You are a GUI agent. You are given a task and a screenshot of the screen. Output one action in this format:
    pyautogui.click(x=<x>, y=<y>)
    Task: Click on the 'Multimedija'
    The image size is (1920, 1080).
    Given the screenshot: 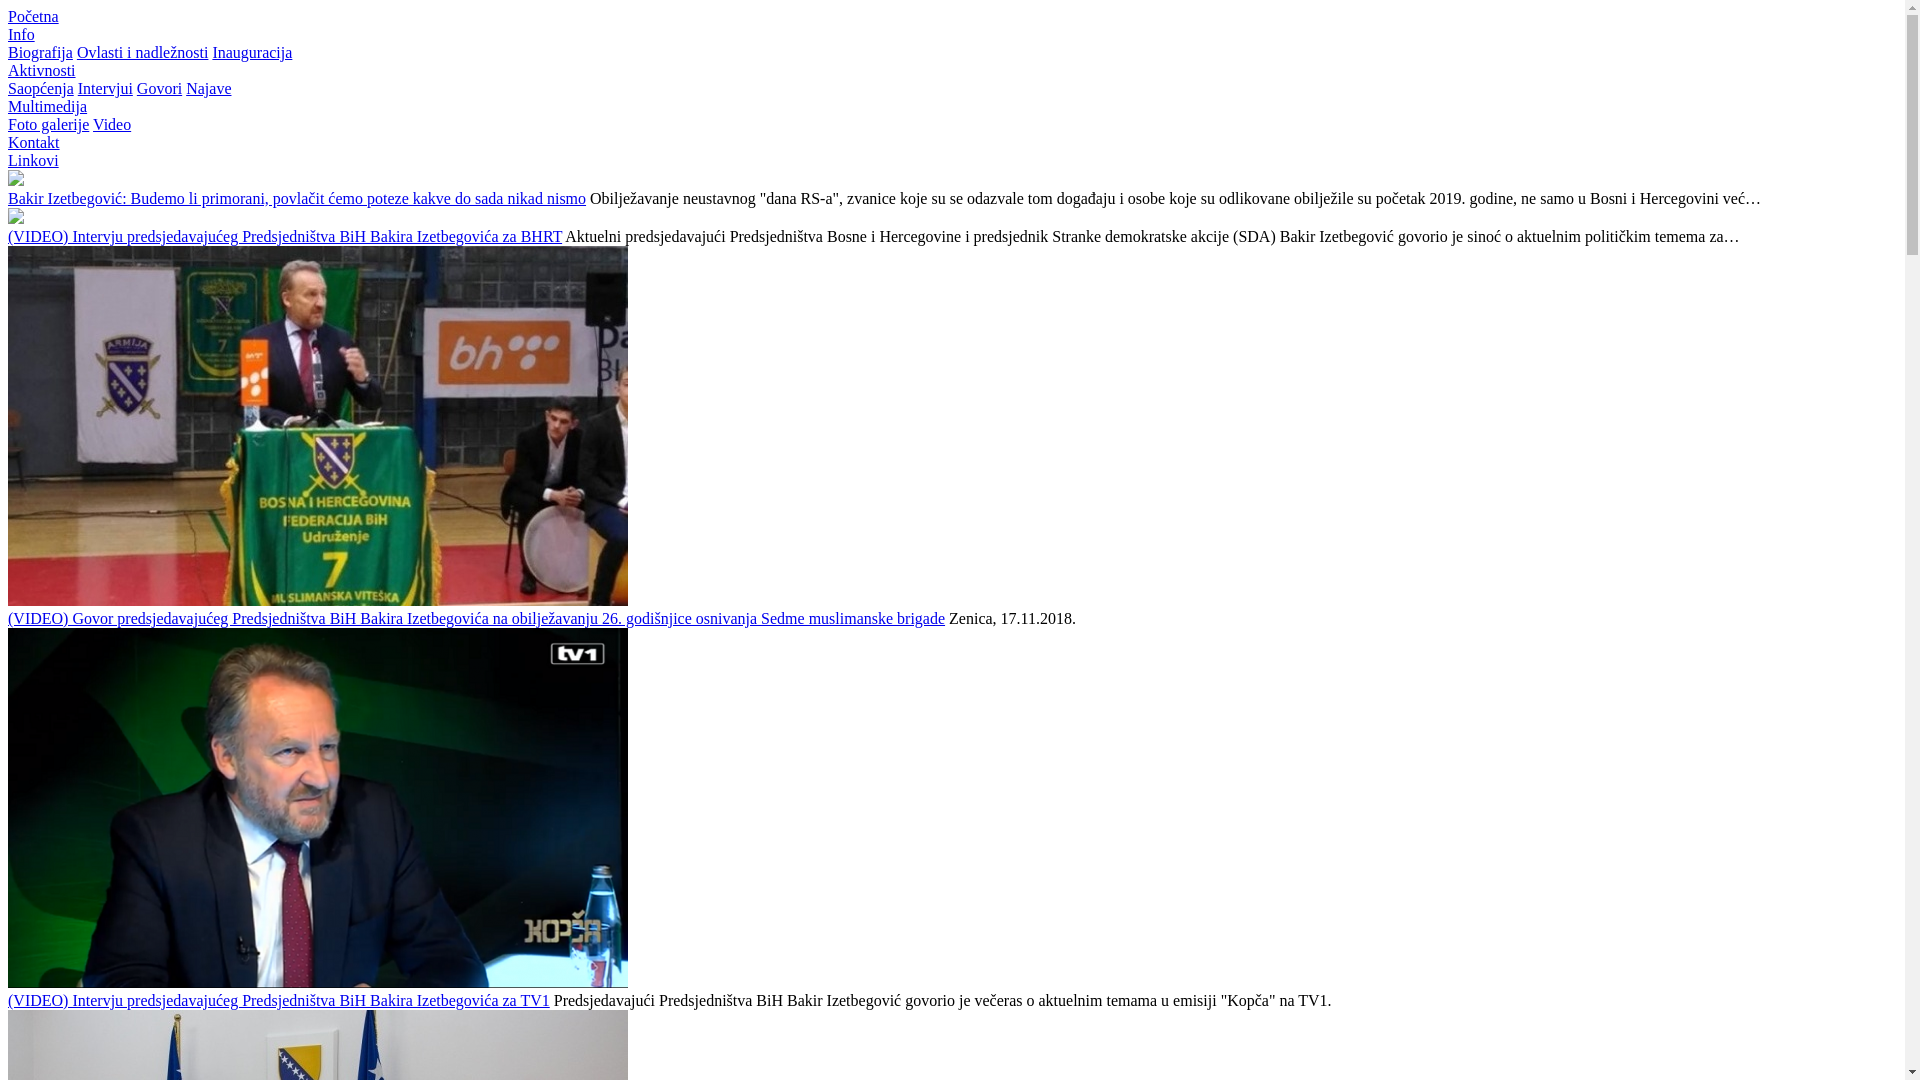 What is the action you would take?
    pyautogui.click(x=8, y=106)
    